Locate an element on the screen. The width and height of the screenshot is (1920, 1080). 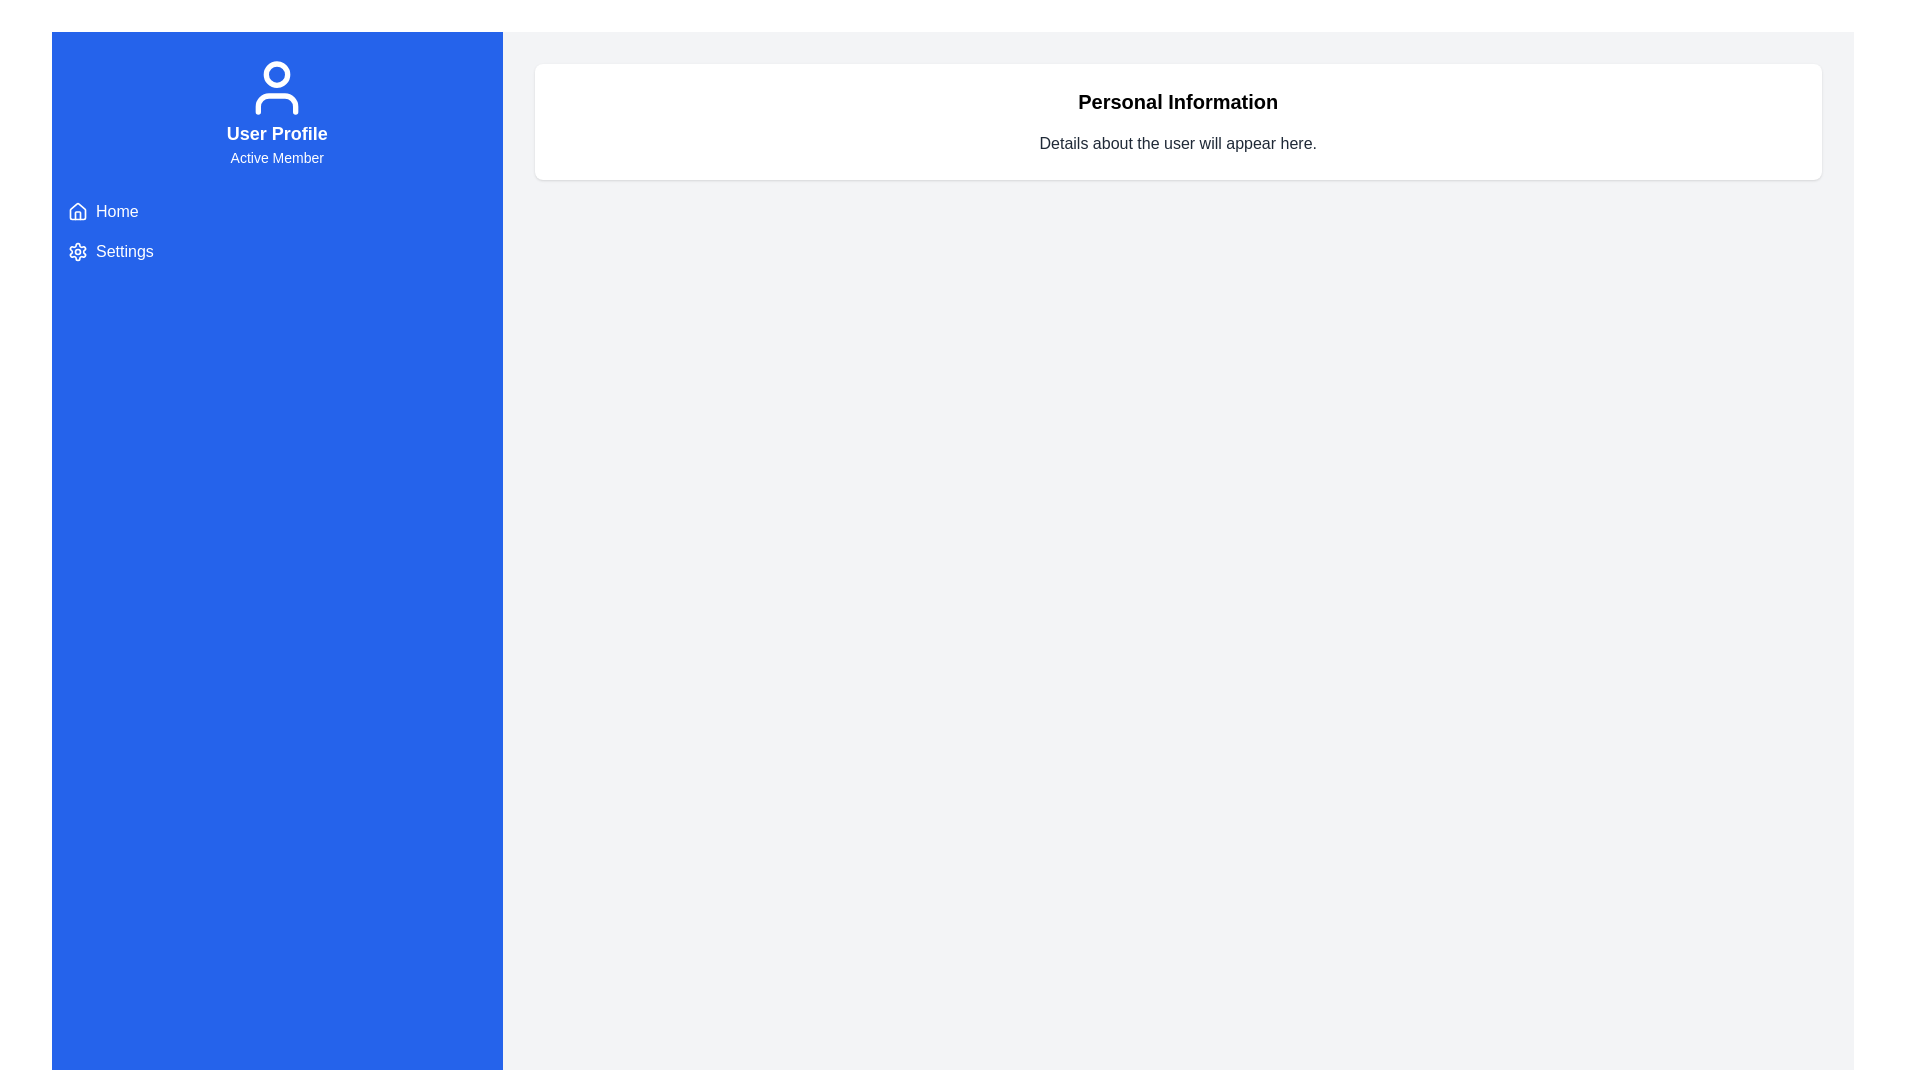
the house icon representing the Home navigation option located at the top left of the sidebar is located at coordinates (77, 211).